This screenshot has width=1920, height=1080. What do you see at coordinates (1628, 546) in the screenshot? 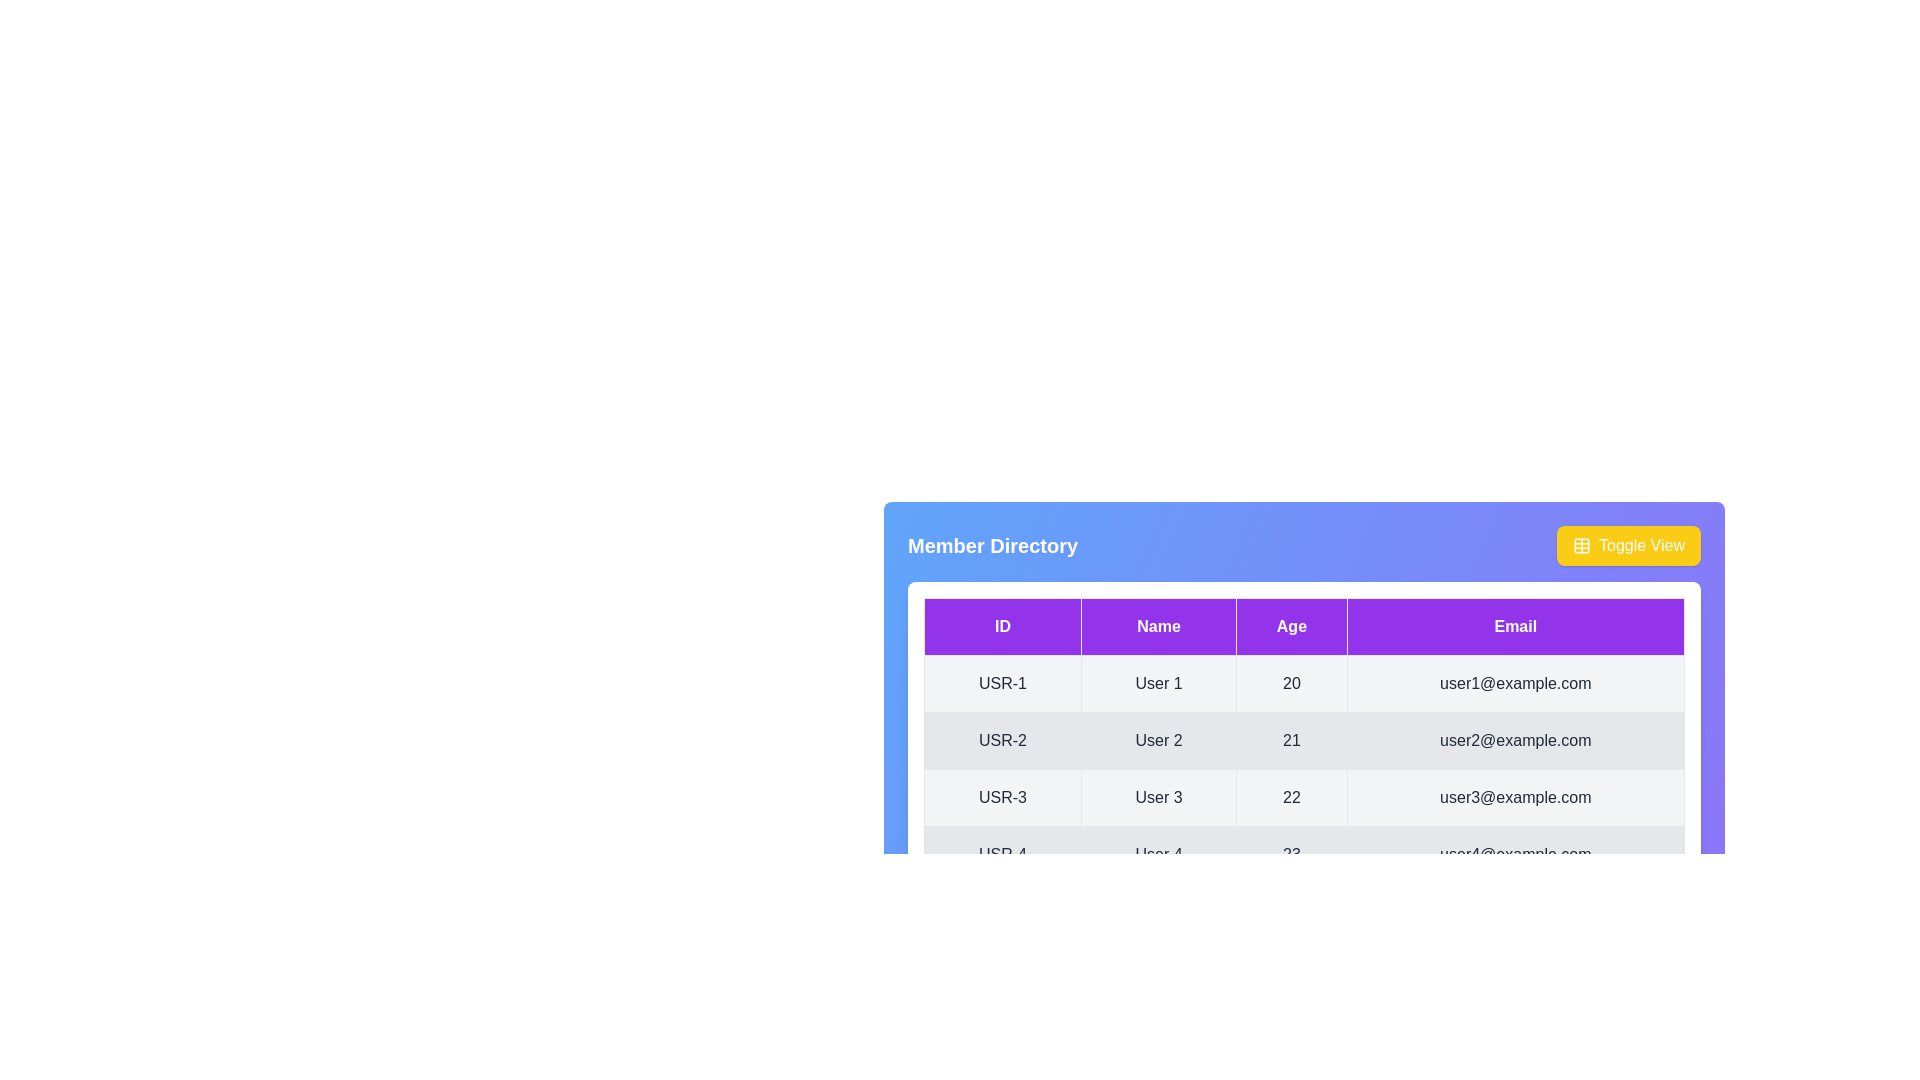
I see `'Toggle View' button to toggle the visibility of the table view` at bounding box center [1628, 546].